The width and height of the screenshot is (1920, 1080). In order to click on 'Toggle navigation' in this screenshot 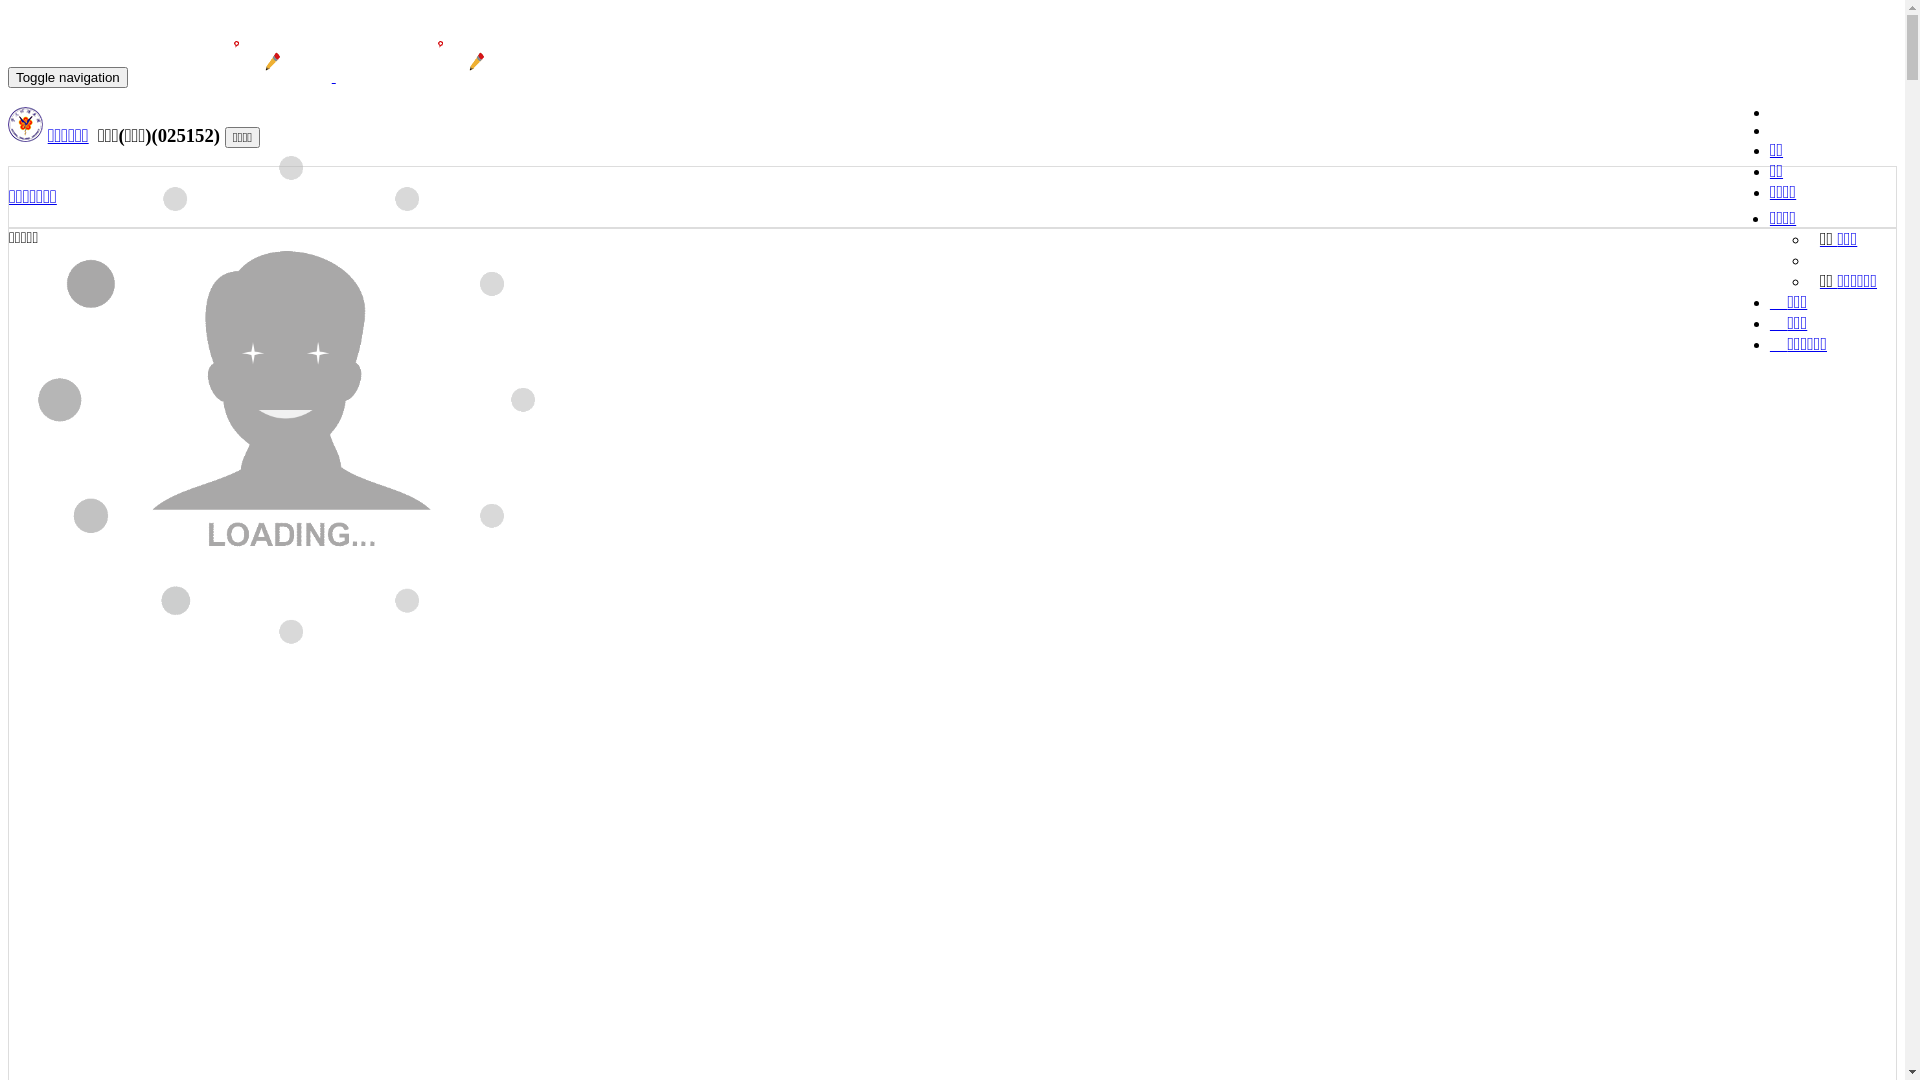, I will do `click(67, 76)`.